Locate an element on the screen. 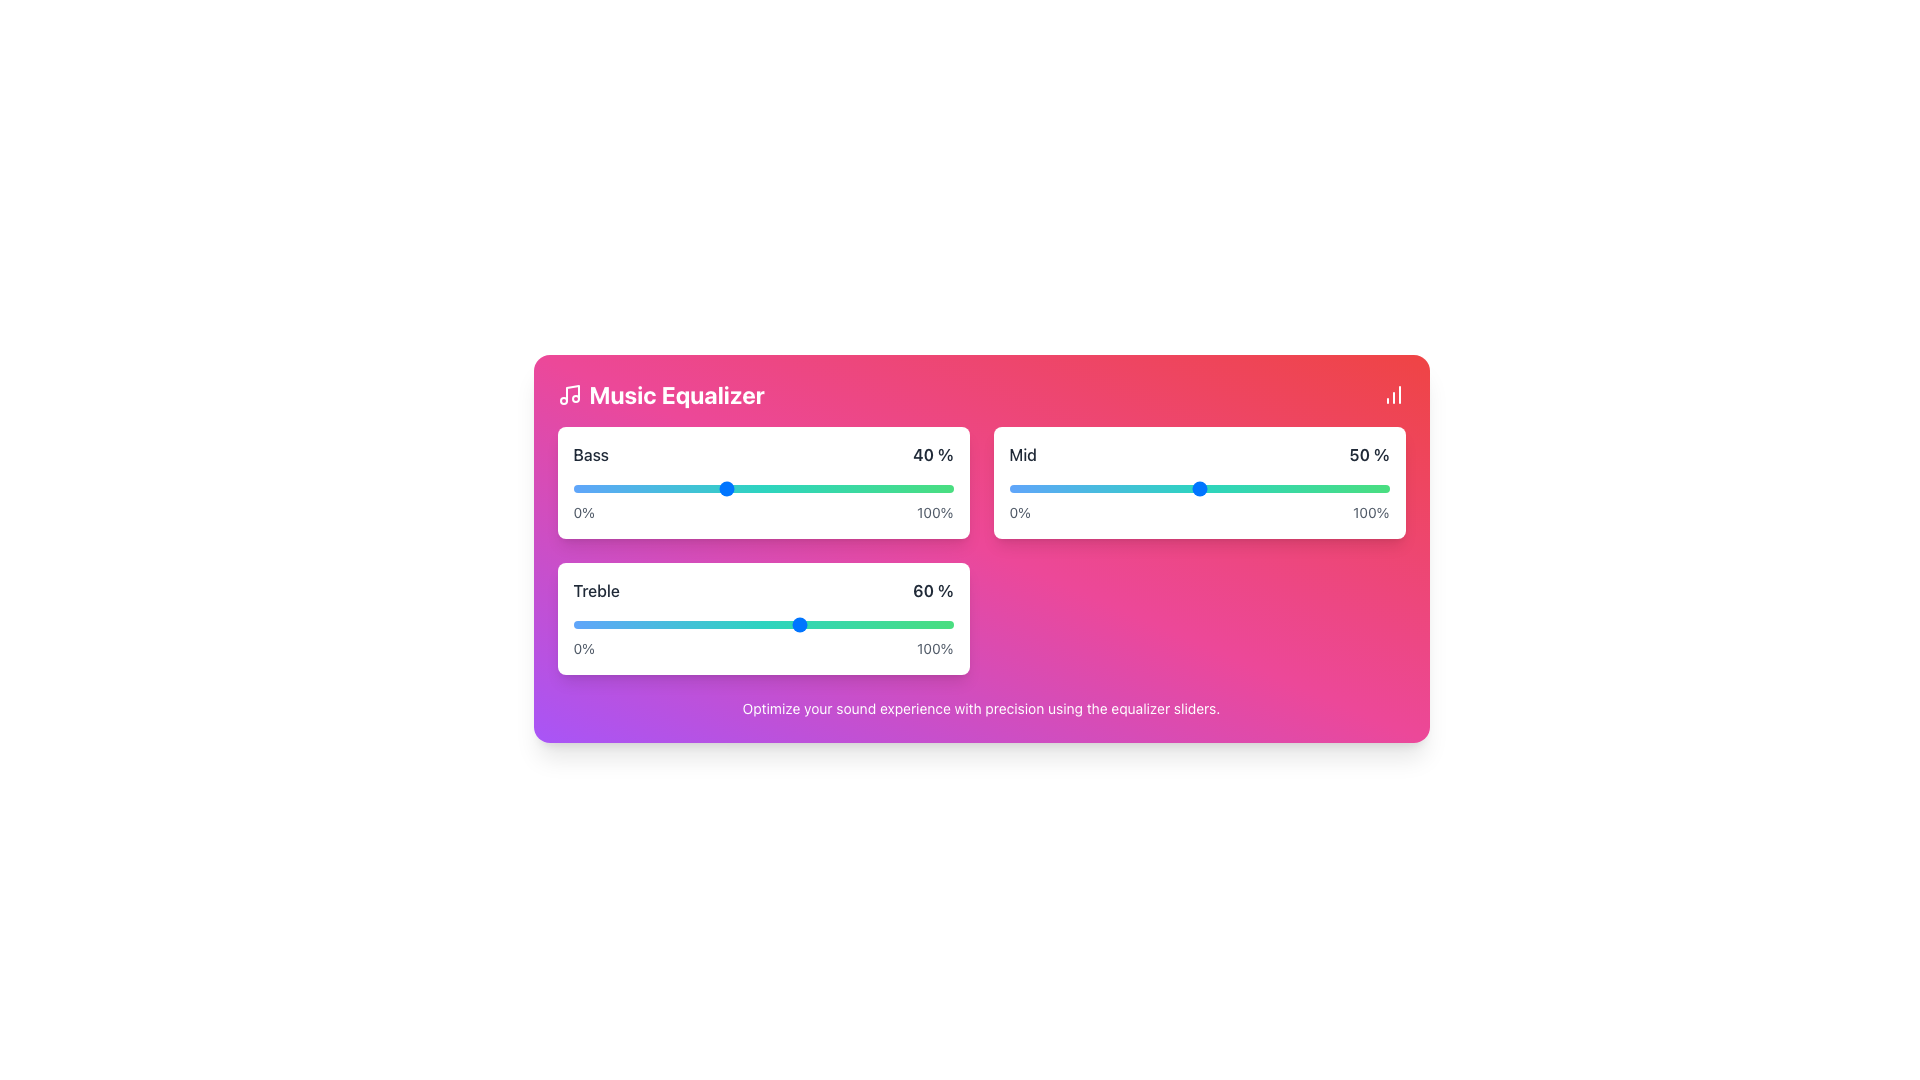 The width and height of the screenshot is (1920, 1080). the label text displaying '100%' that is positioned on the far right side of the second slider labeled 'Treble' in a vertically stacked set of equalizers is located at coordinates (934, 648).